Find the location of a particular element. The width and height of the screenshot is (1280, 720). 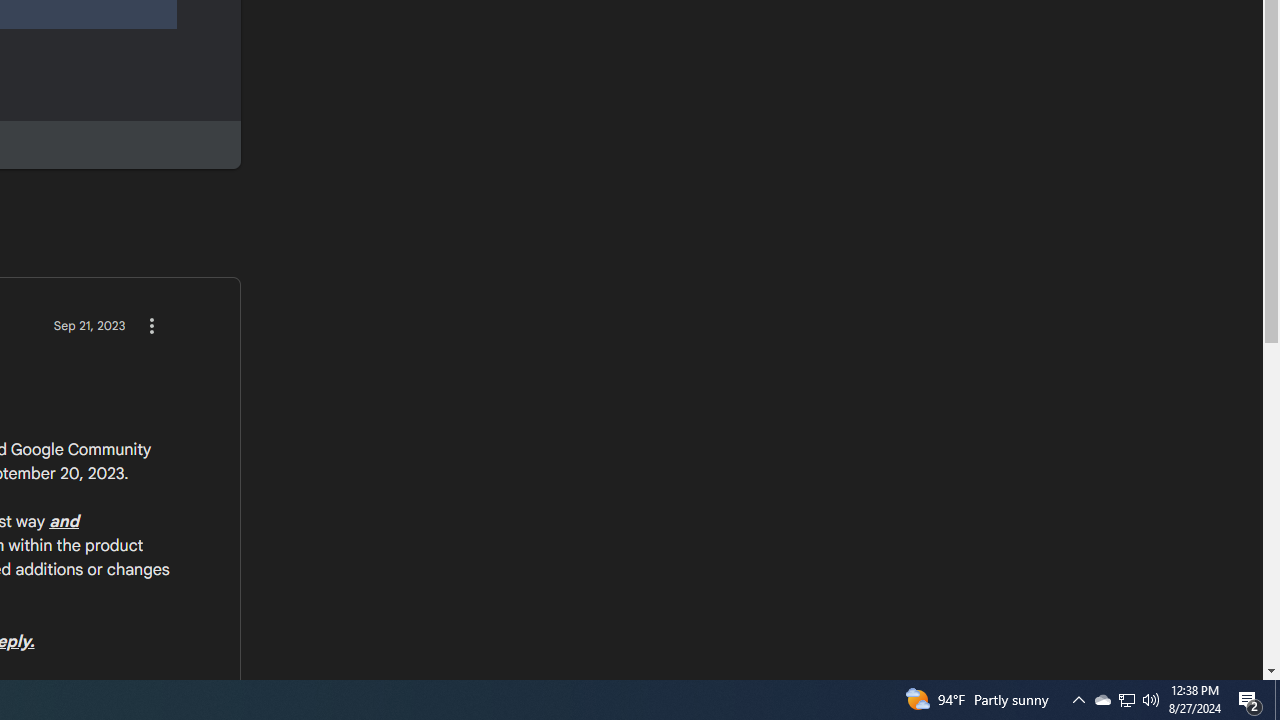

'Action items for the reply' is located at coordinates (150, 324).